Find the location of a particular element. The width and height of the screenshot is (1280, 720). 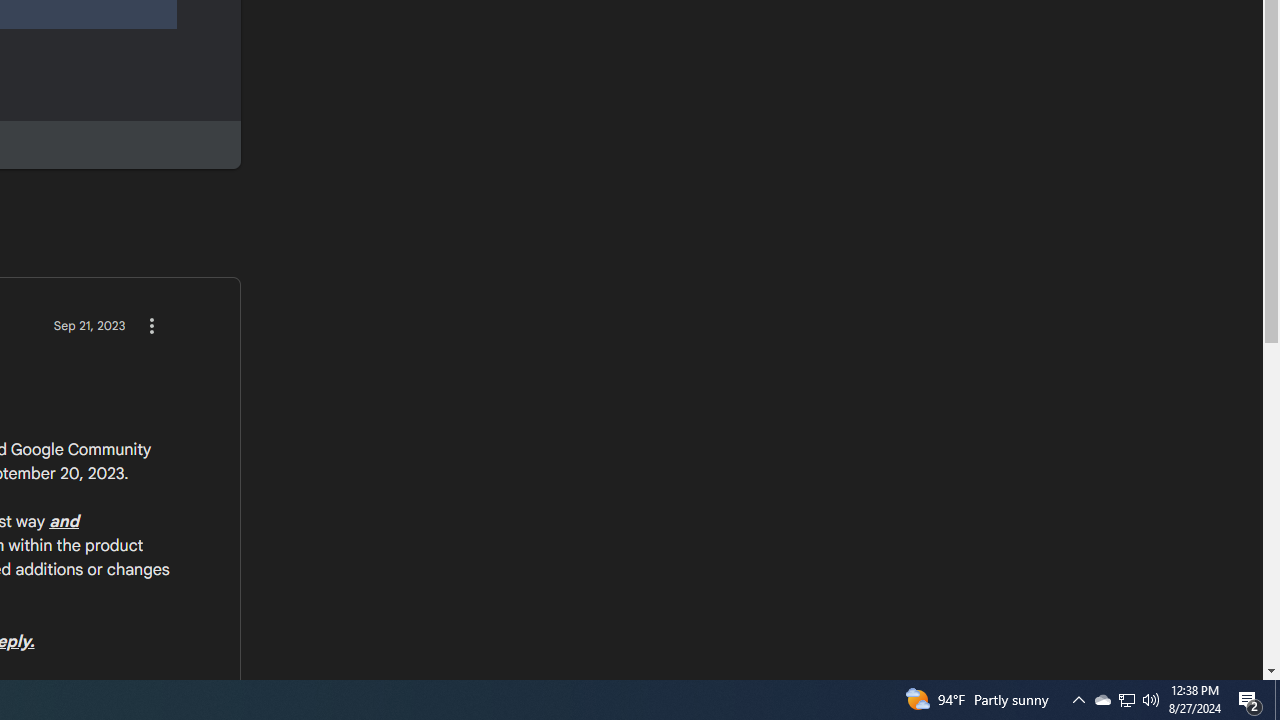

'Action items for the reply' is located at coordinates (150, 324).